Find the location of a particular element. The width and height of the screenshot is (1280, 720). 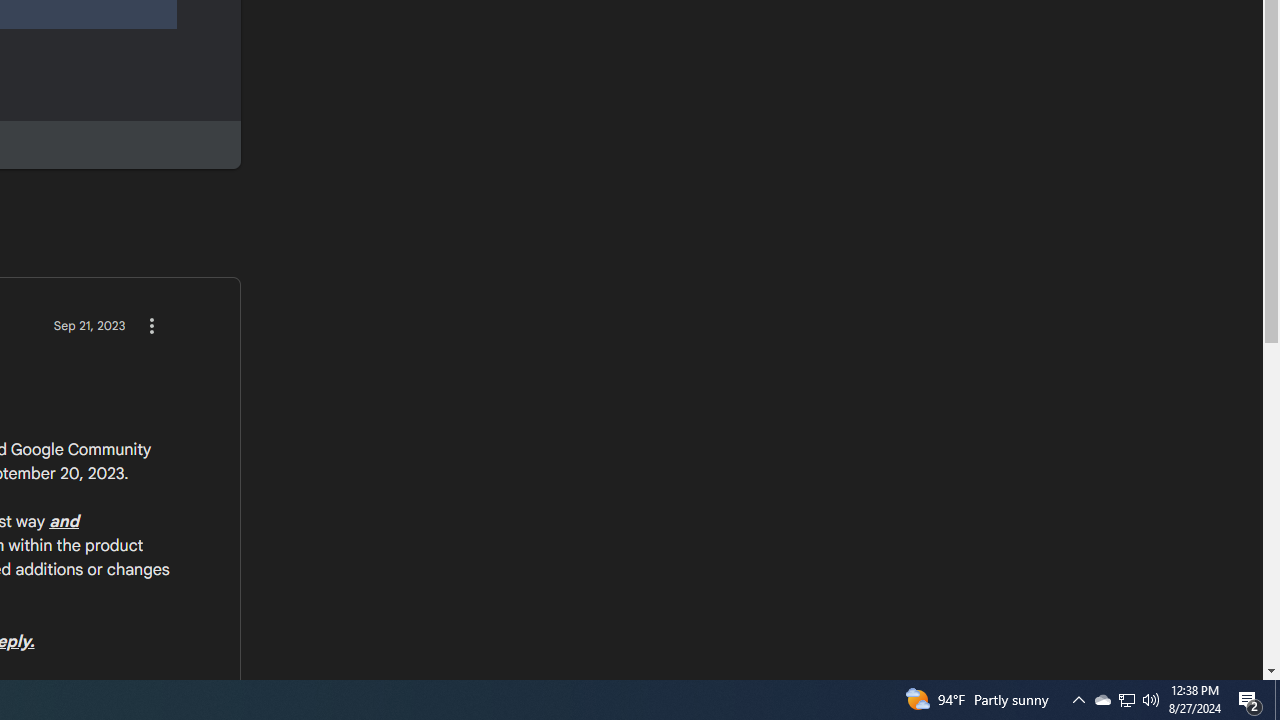

'Action items for the reply' is located at coordinates (150, 324).